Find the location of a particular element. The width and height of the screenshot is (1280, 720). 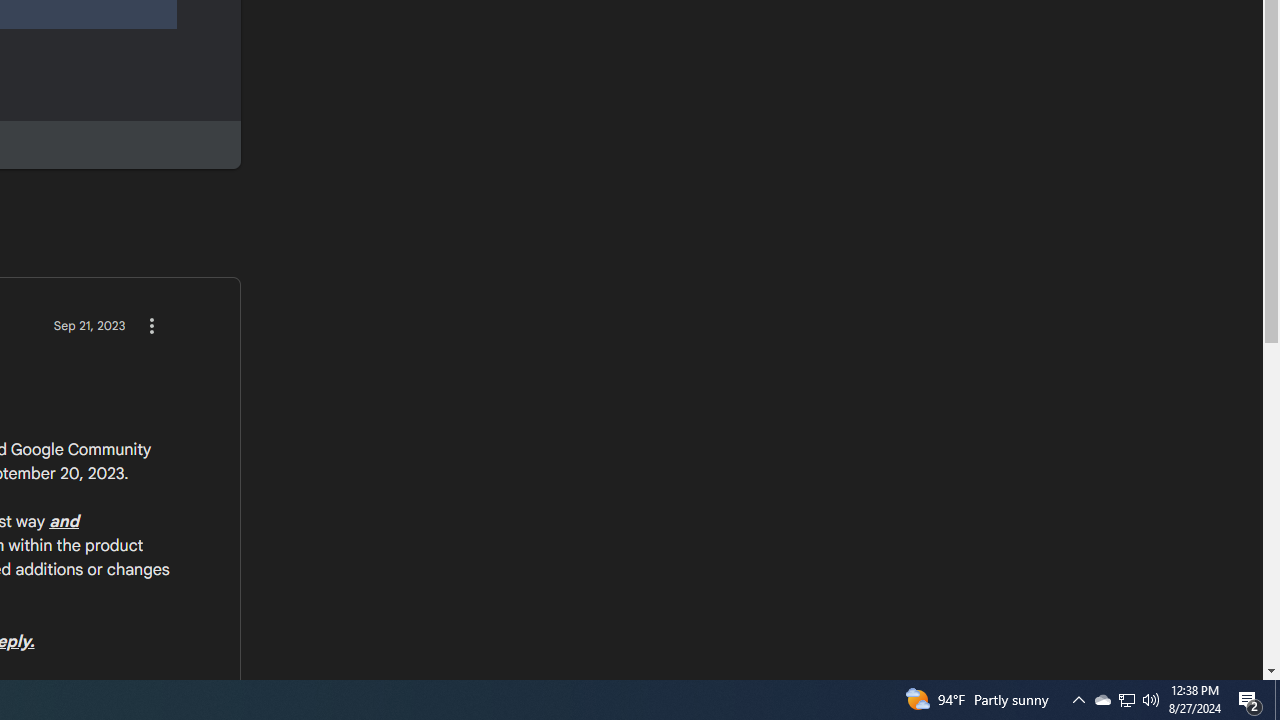

'Action items for the reply' is located at coordinates (150, 324).